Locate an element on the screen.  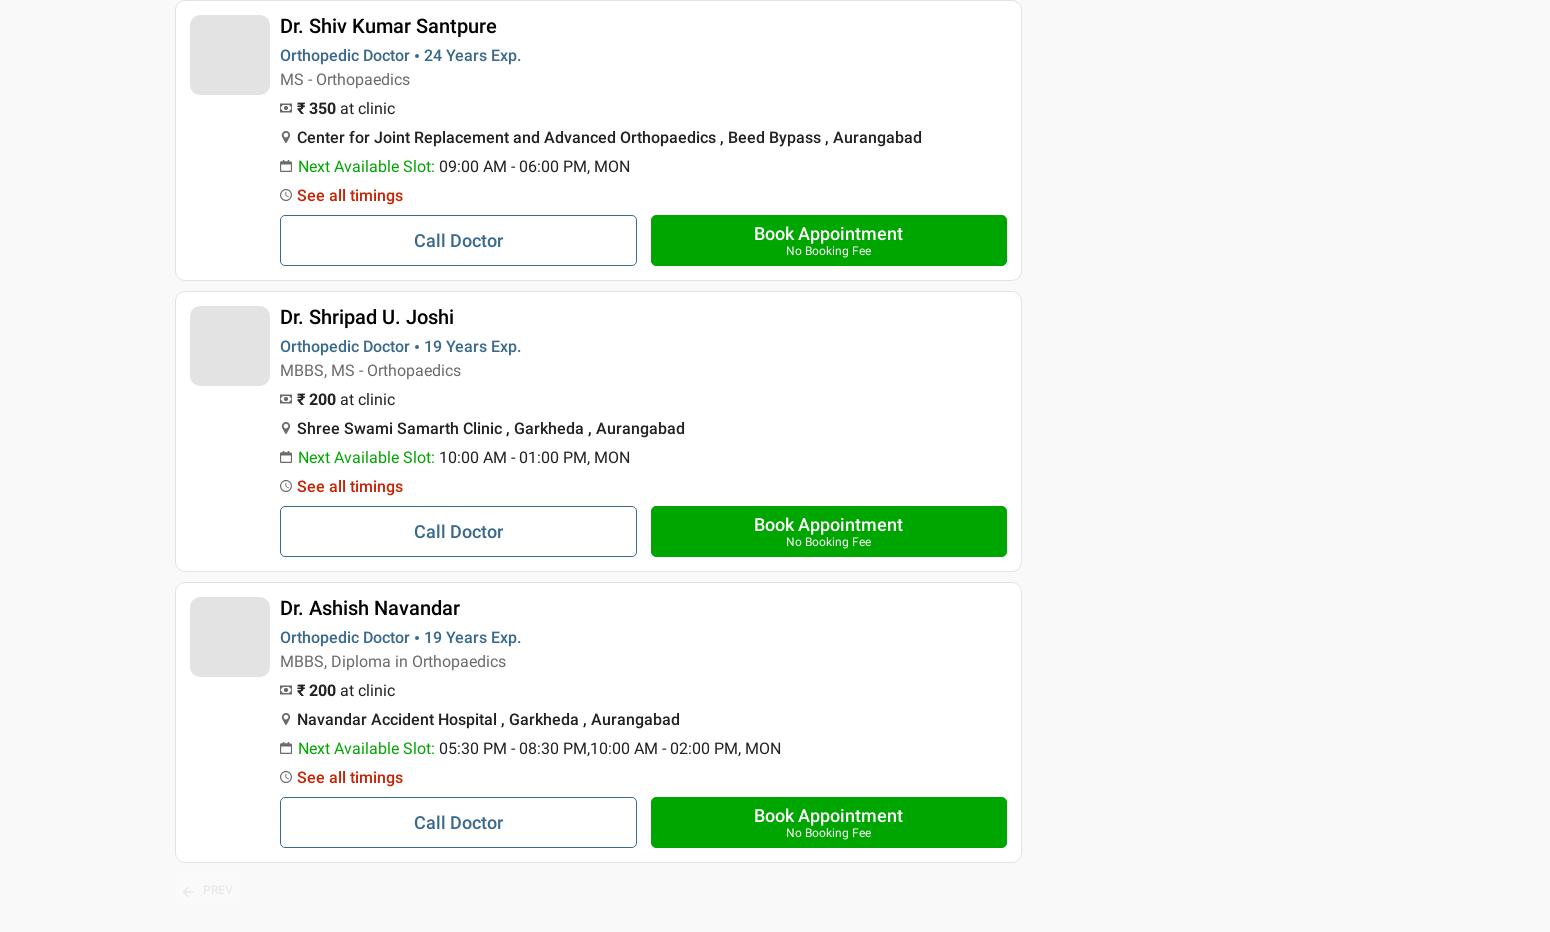
'PREV' is located at coordinates (216, 889).